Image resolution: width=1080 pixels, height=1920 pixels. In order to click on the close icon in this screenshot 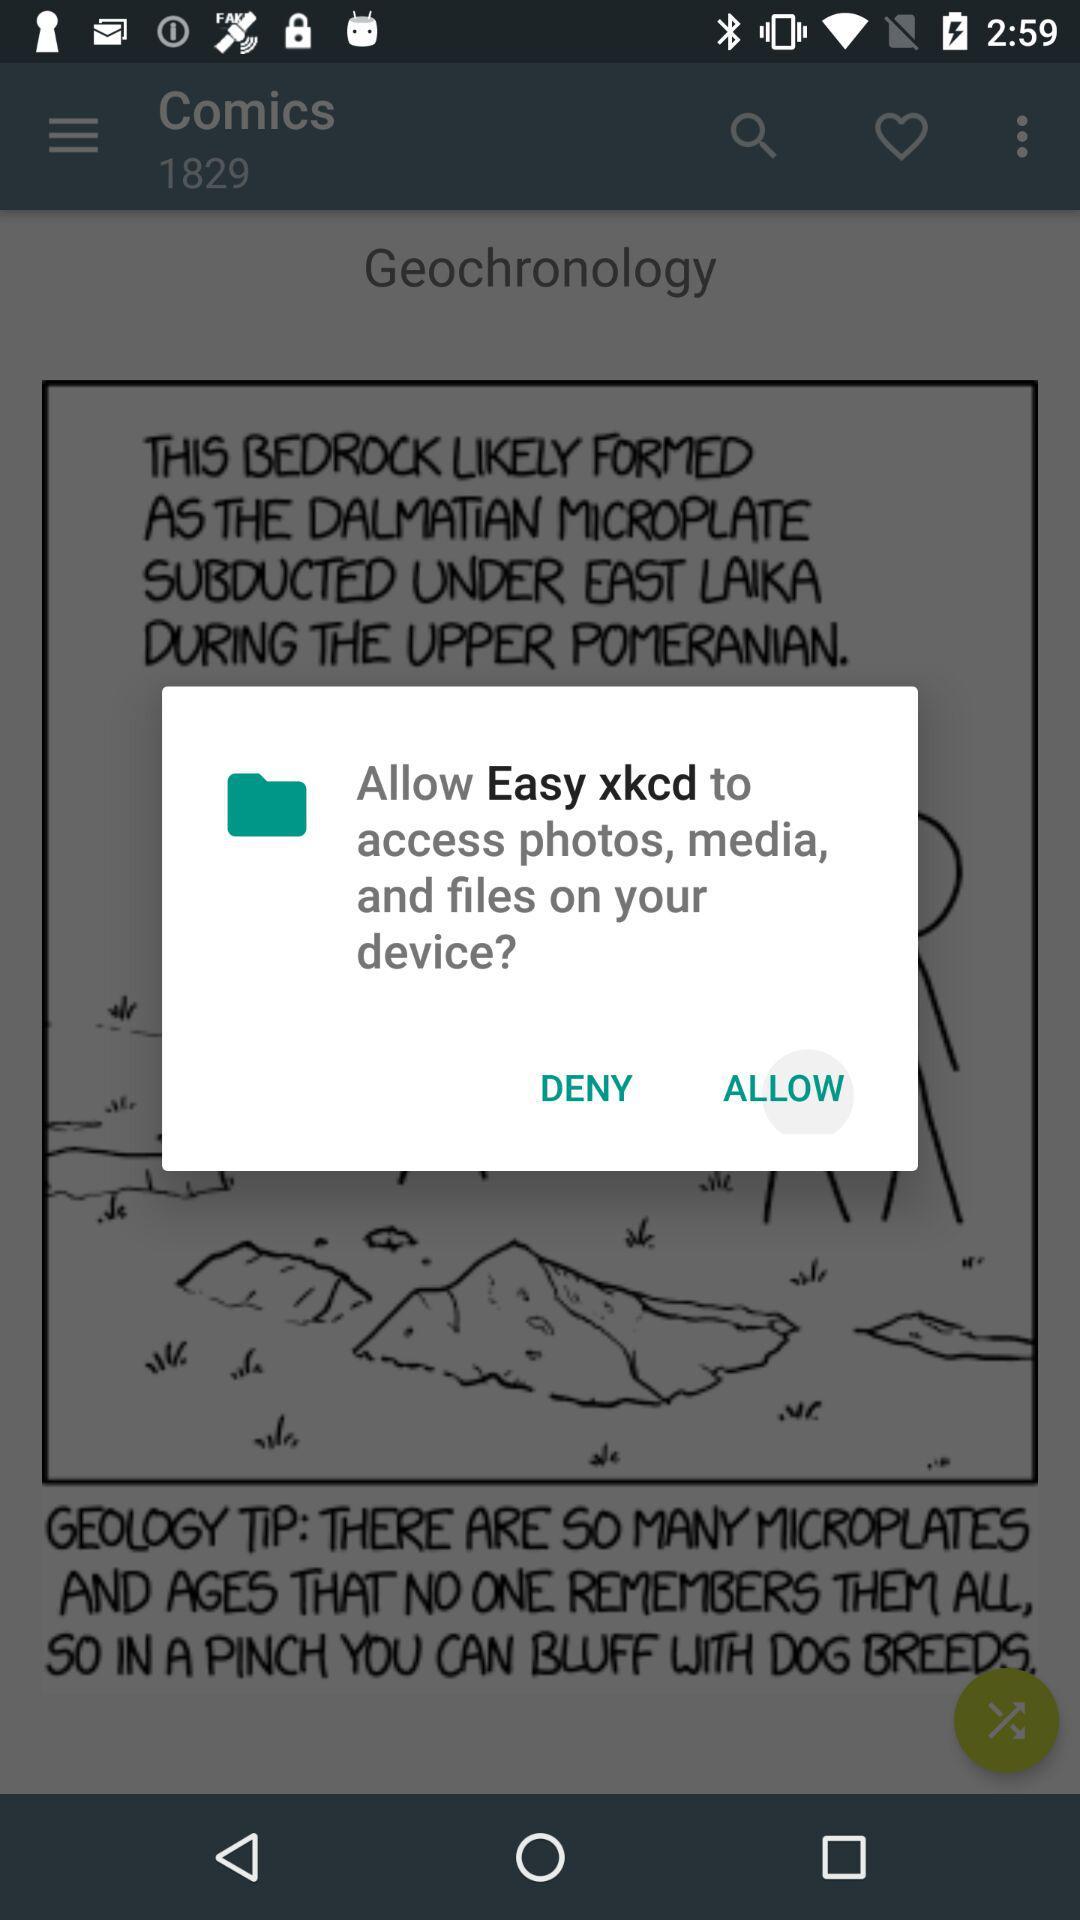, I will do `click(1006, 1719)`.